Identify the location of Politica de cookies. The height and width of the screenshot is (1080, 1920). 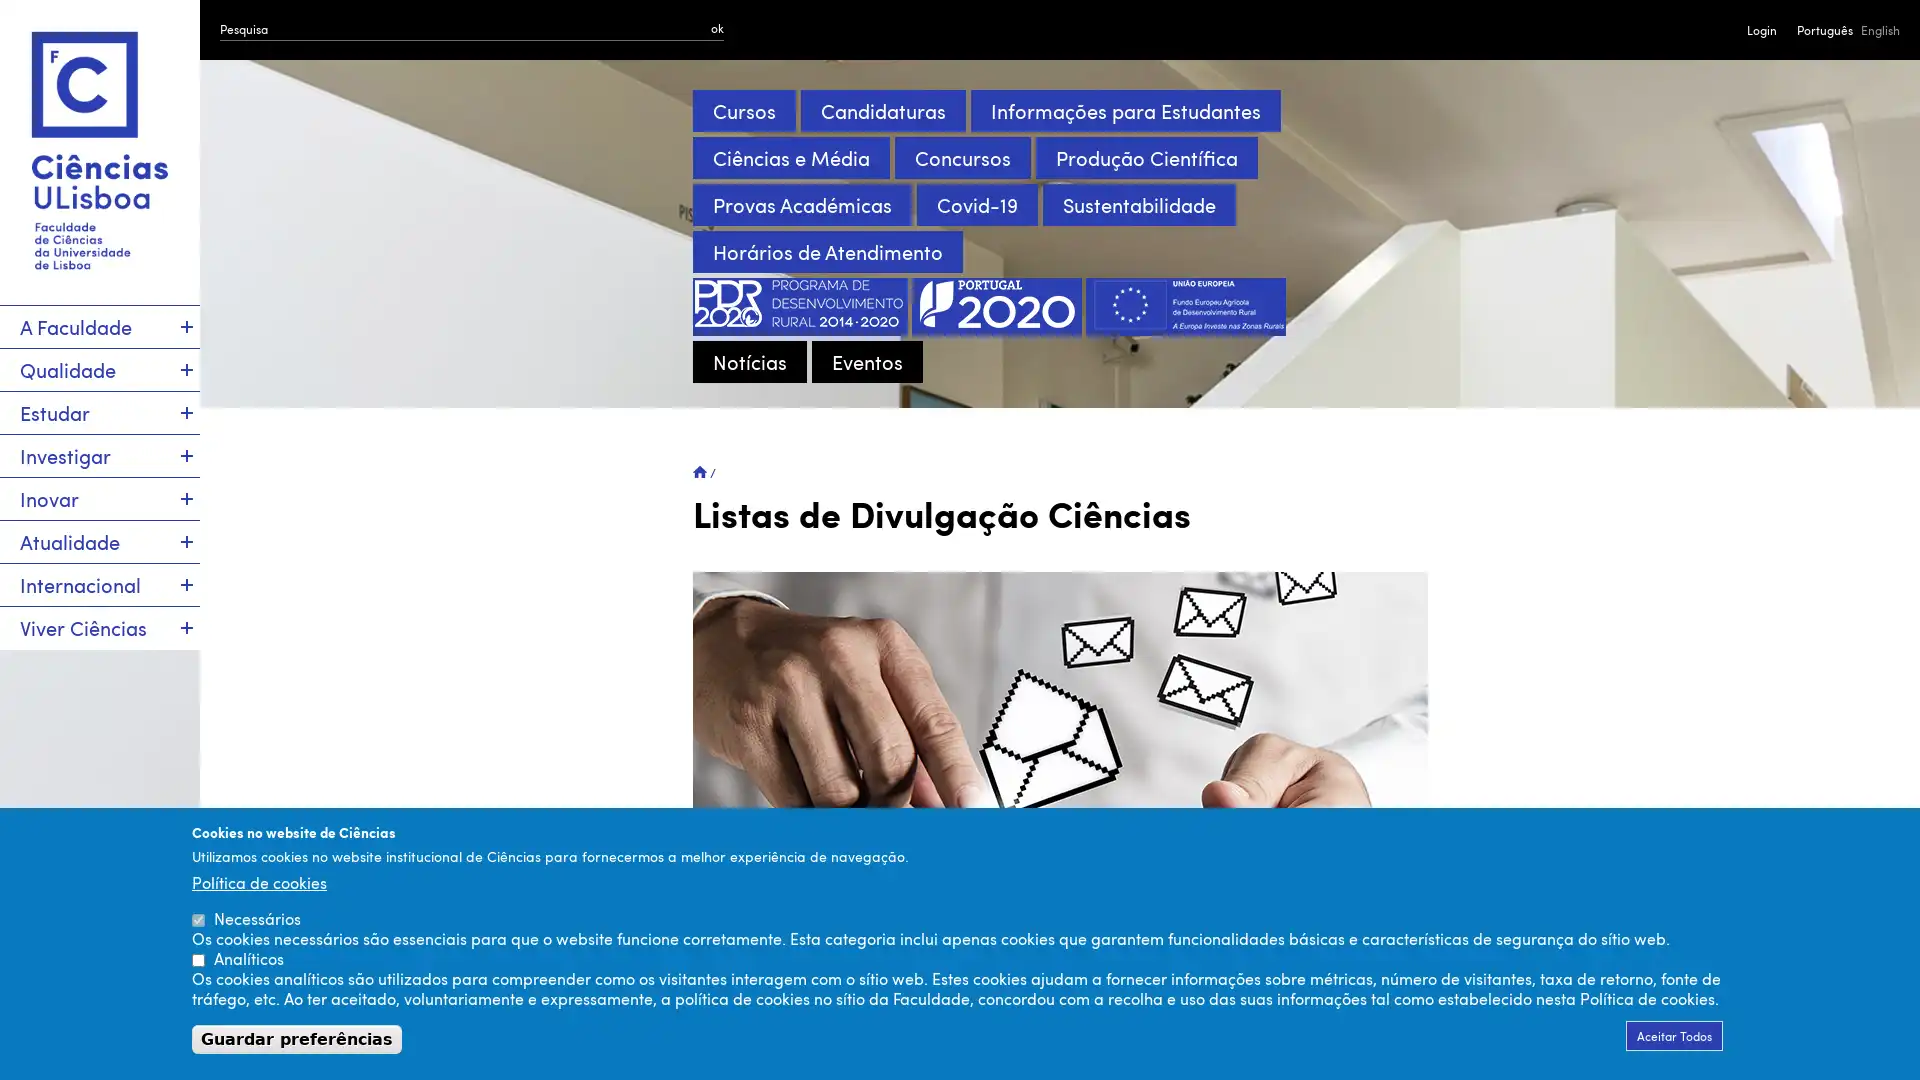
(258, 881).